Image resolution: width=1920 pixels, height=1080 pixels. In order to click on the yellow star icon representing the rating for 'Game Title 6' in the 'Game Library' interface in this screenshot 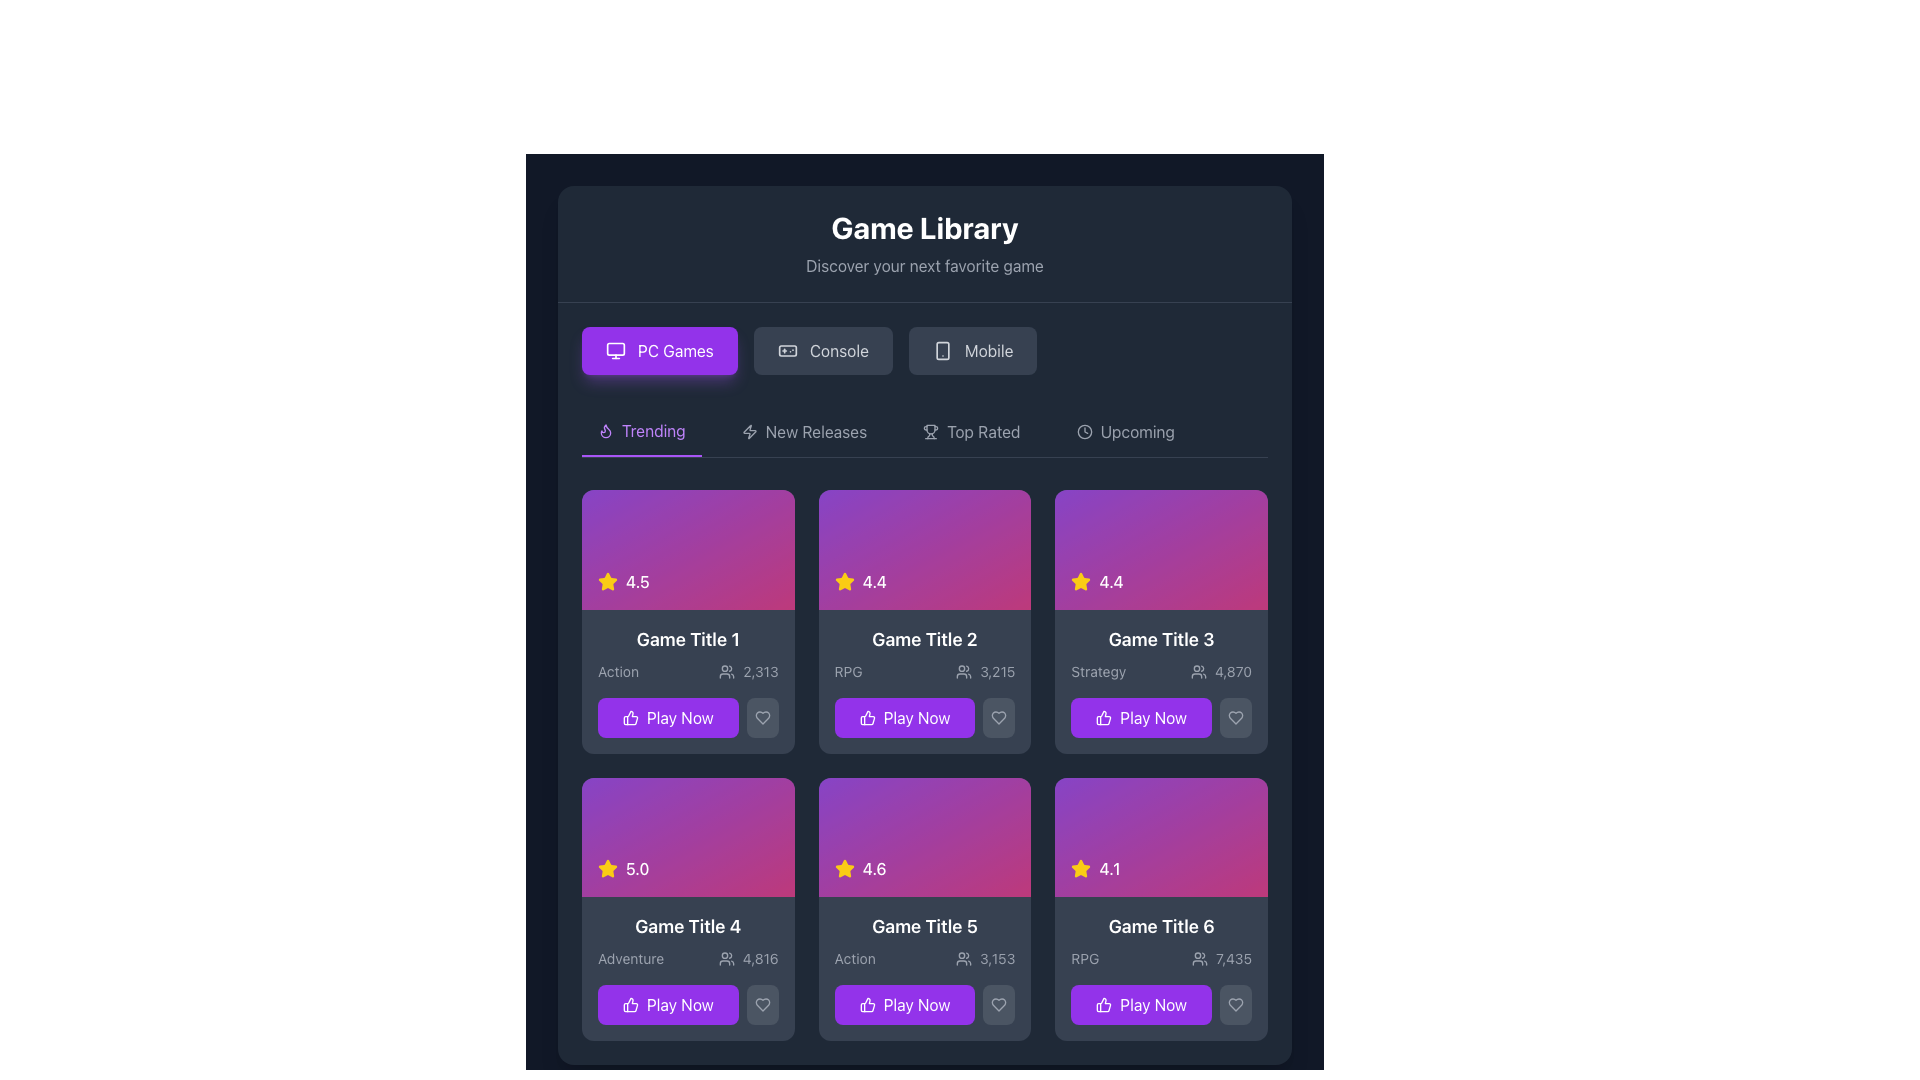, I will do `click(607, 867)`.